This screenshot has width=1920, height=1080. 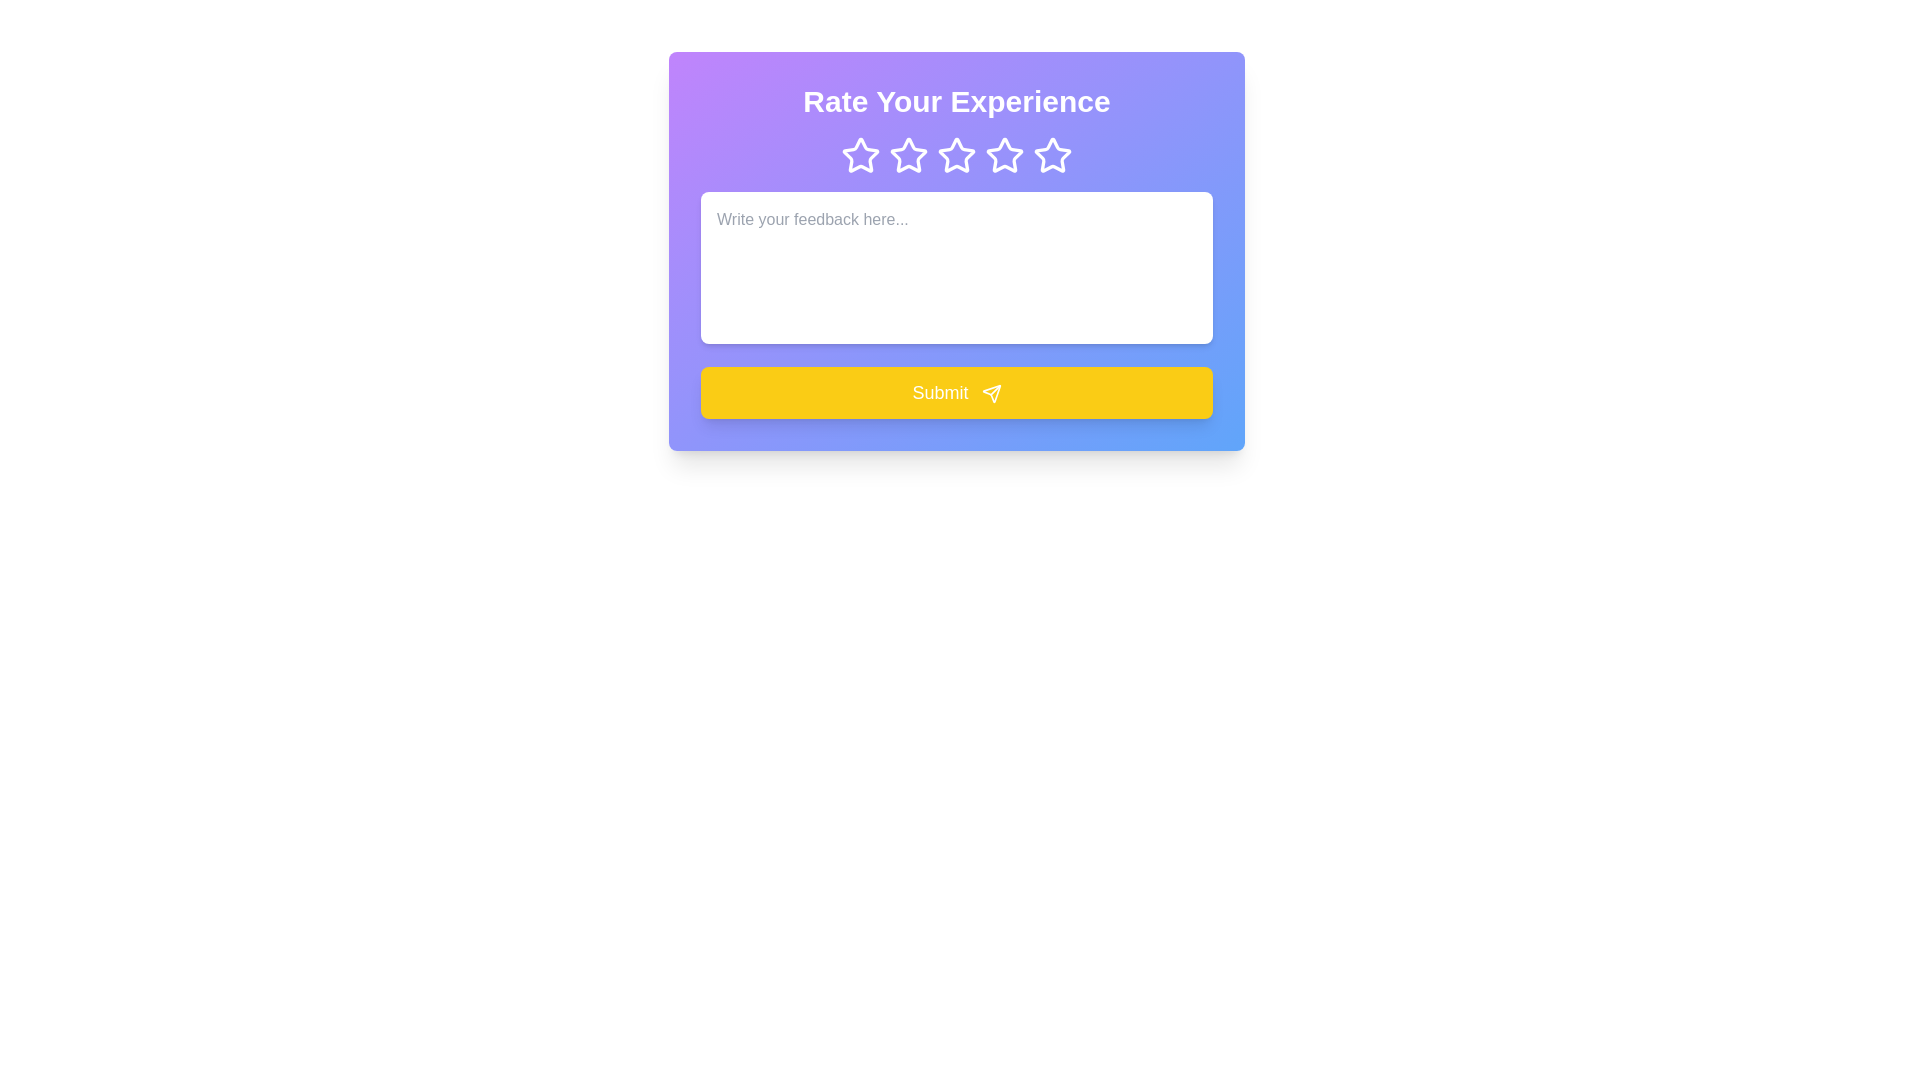 What do you see at coordinates (955, 393) in the screenshot?
I see `the submission button located below the text area labeled 'Write your feedback here...'` at bounding box center [955, 393].